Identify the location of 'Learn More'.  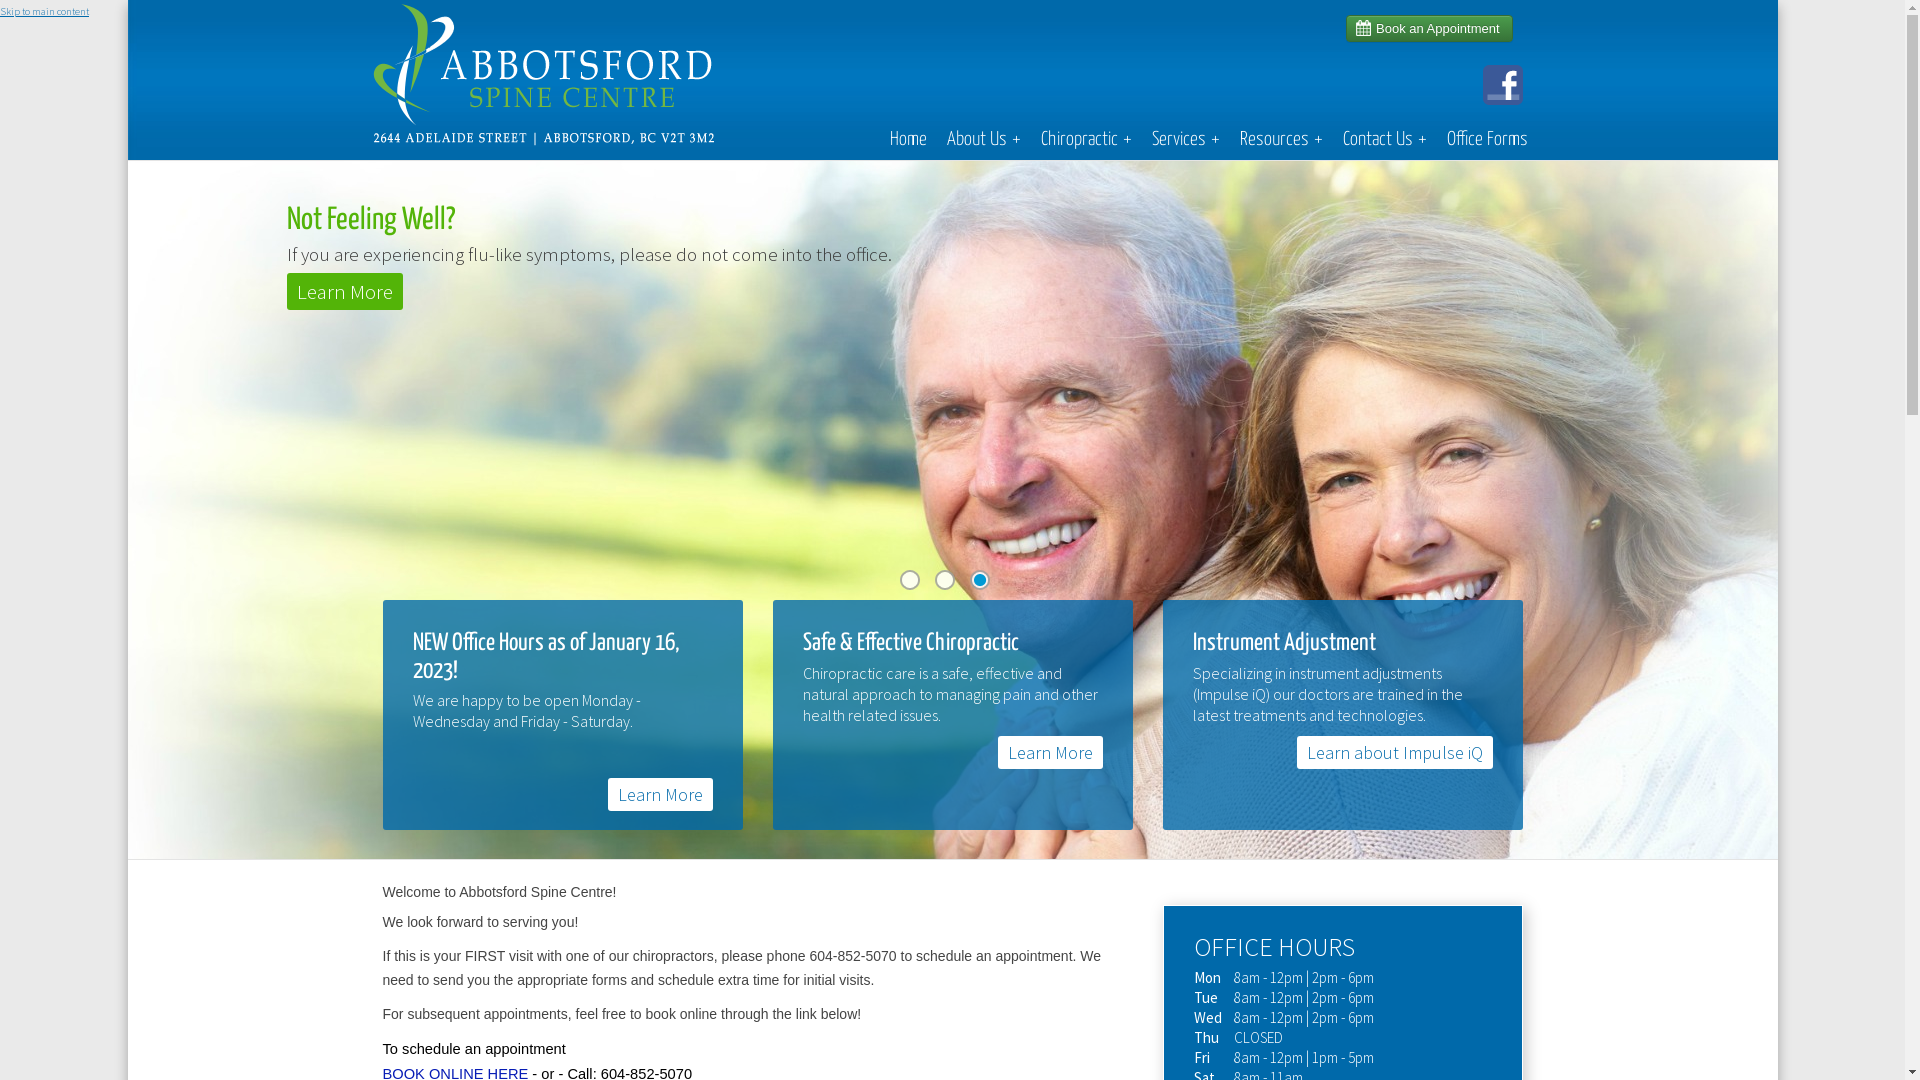
(350, 291).